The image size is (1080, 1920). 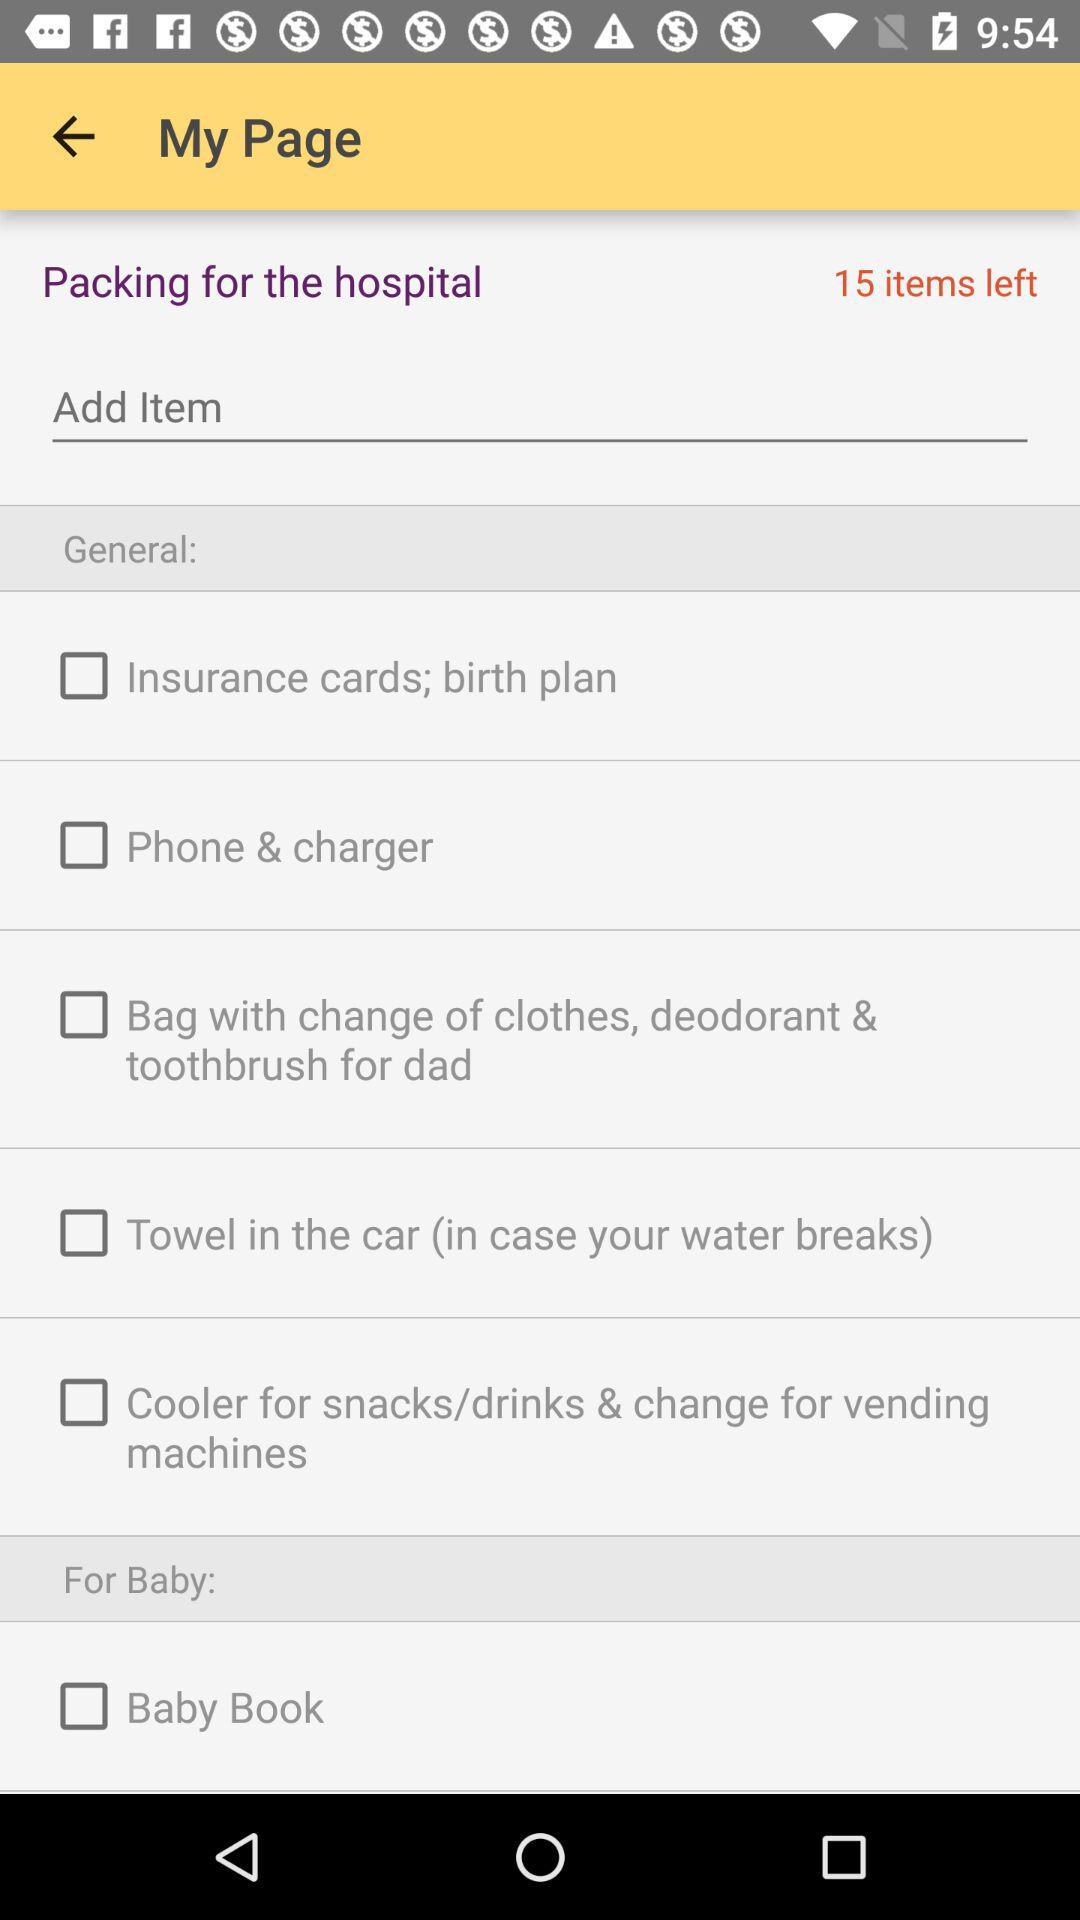 What do you see at coordinates (83, 676) in the screenshot?
I see `the first check button` at bounding box center [83, 676].